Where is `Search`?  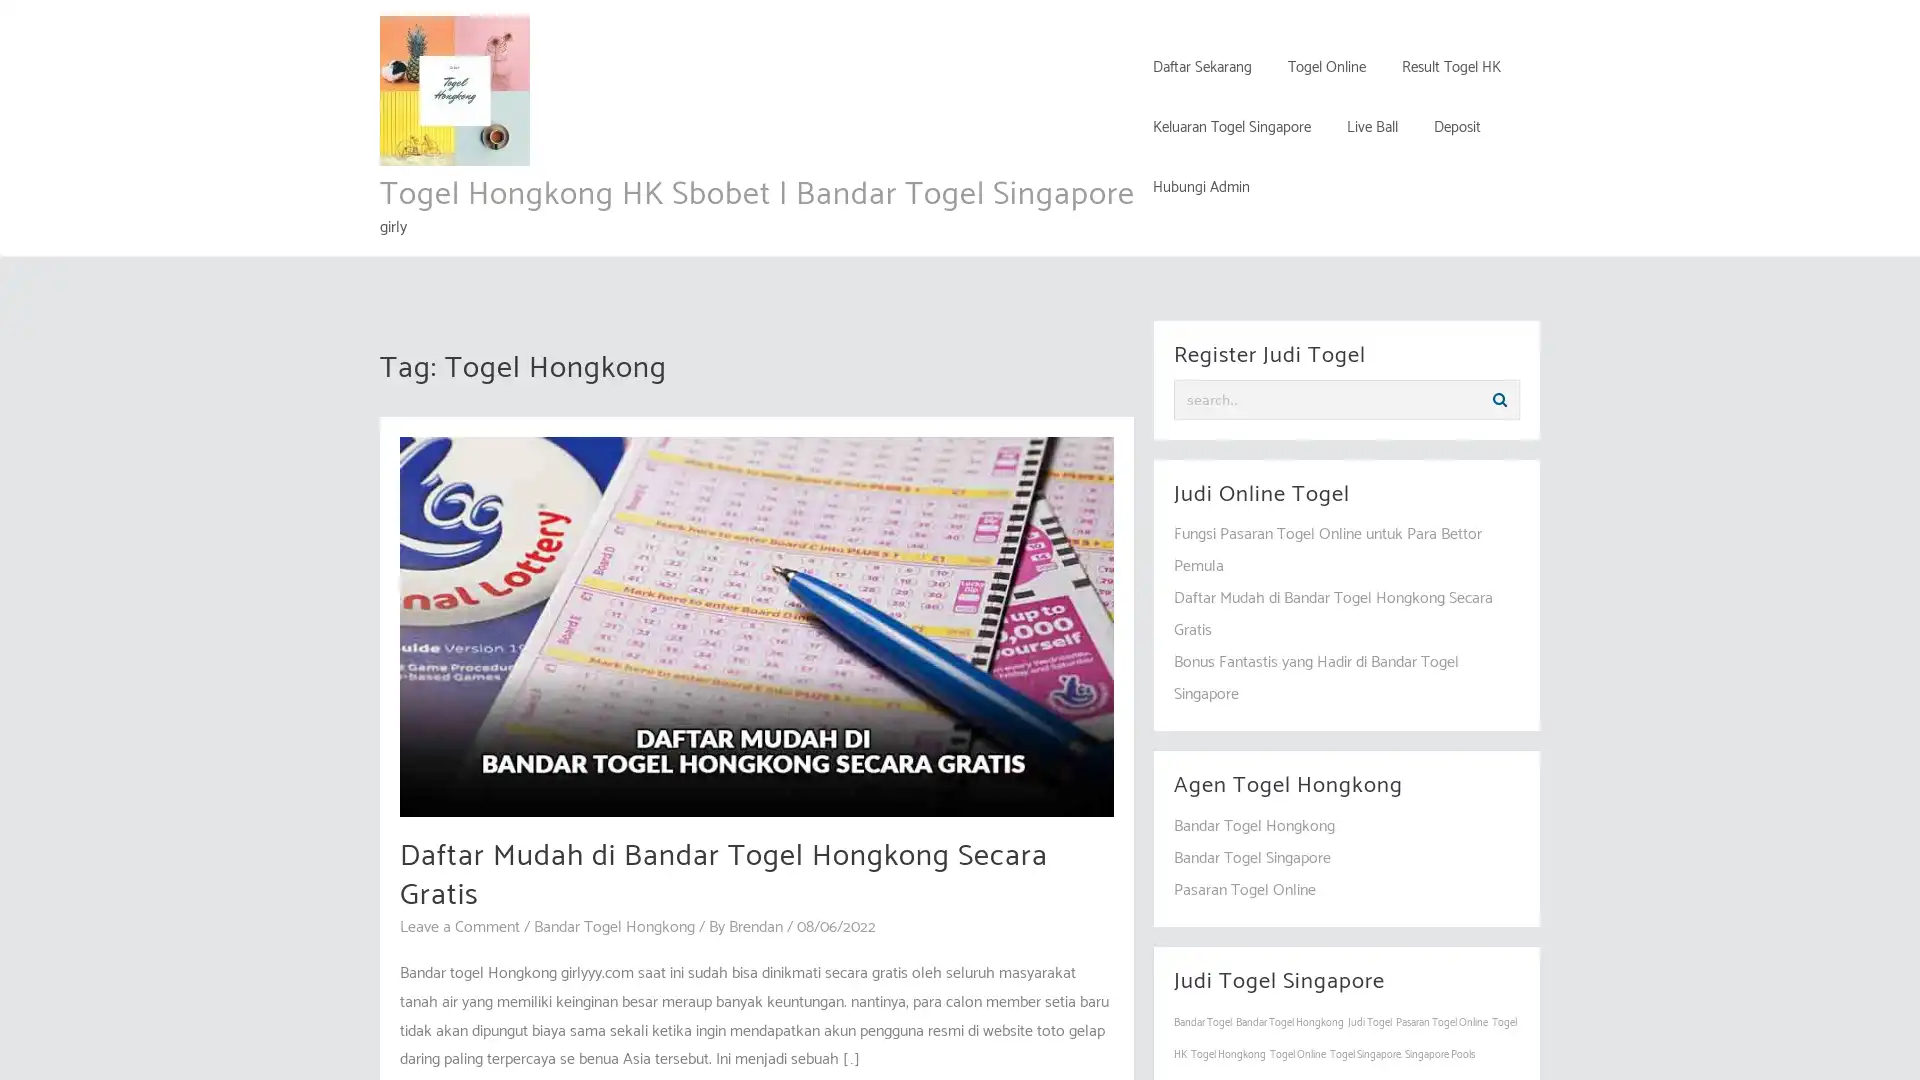
Search is located at coordinates (1499, 400).